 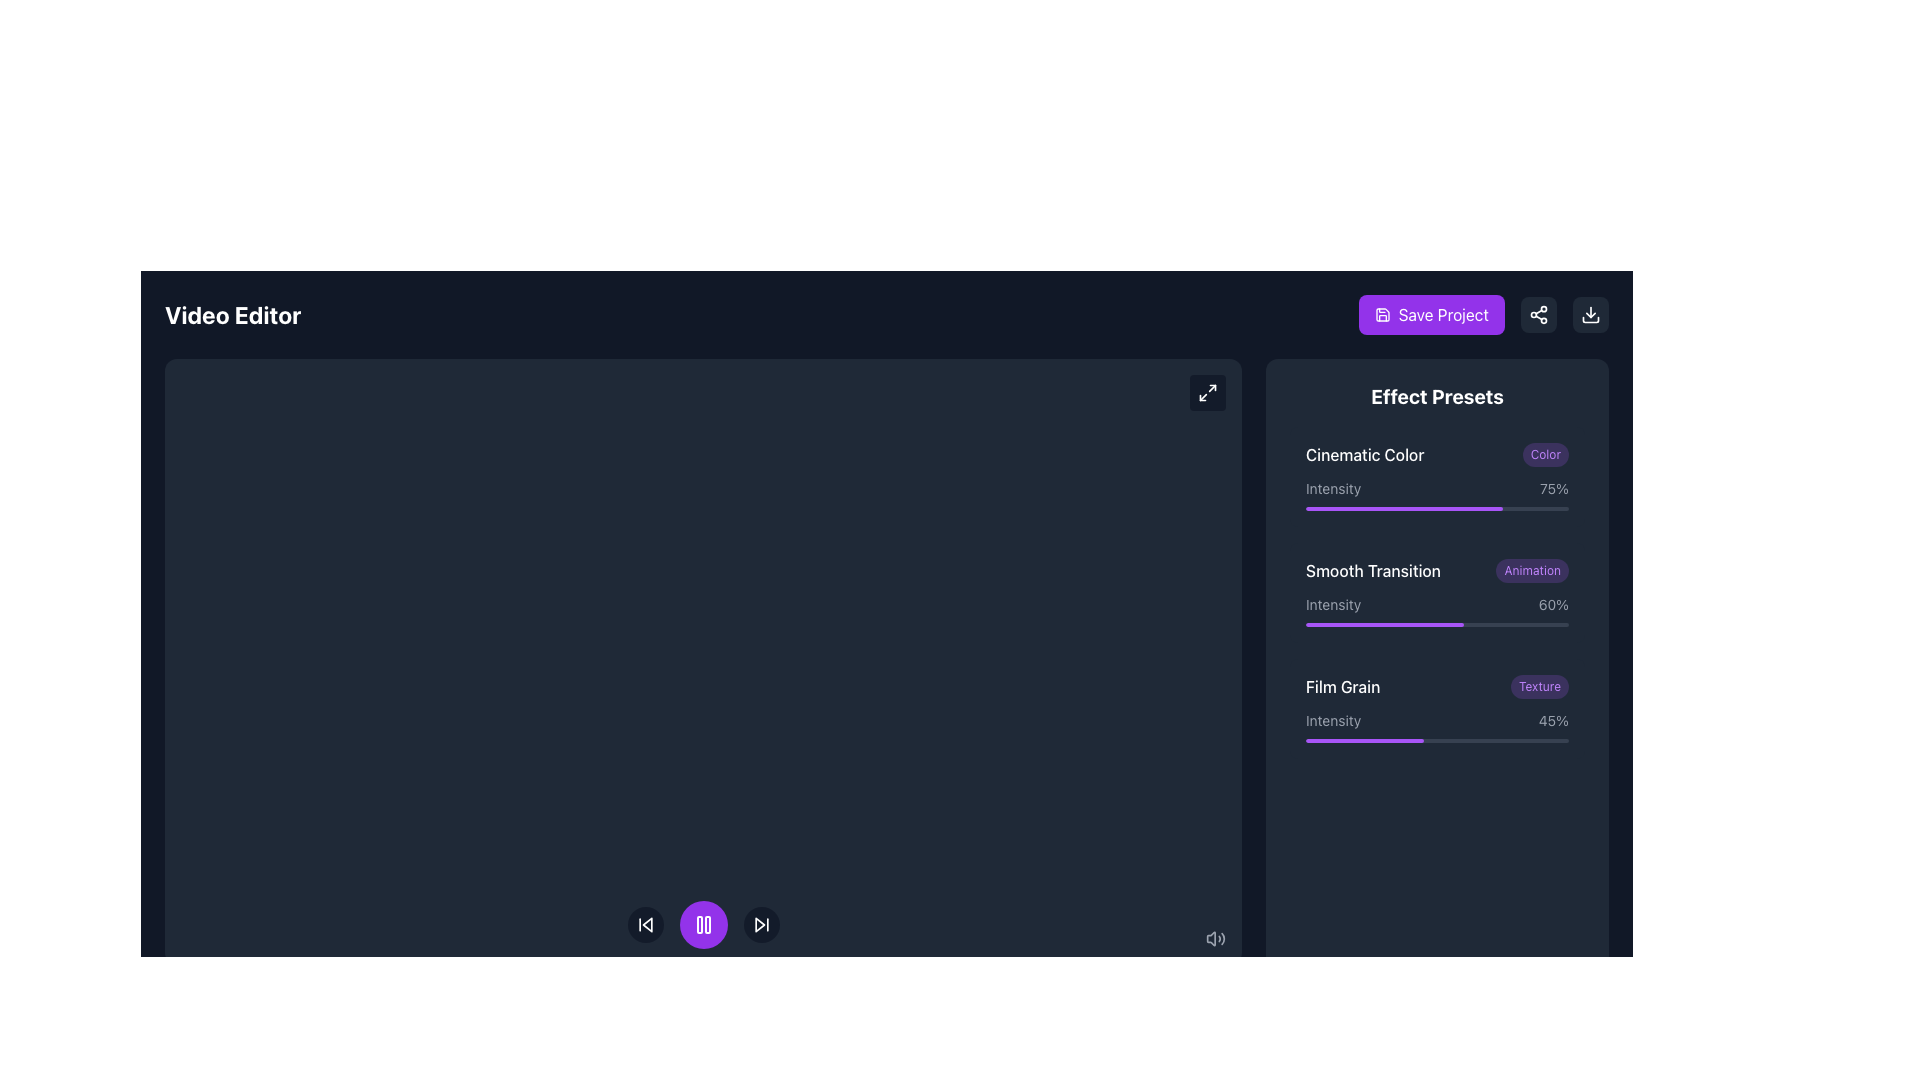 What do you see at coordinates (1430, 315) in the screenshot?
I see `the purple 'Save Project' button located in the top-right corner of the interface` at bounding box center [1430, 315].